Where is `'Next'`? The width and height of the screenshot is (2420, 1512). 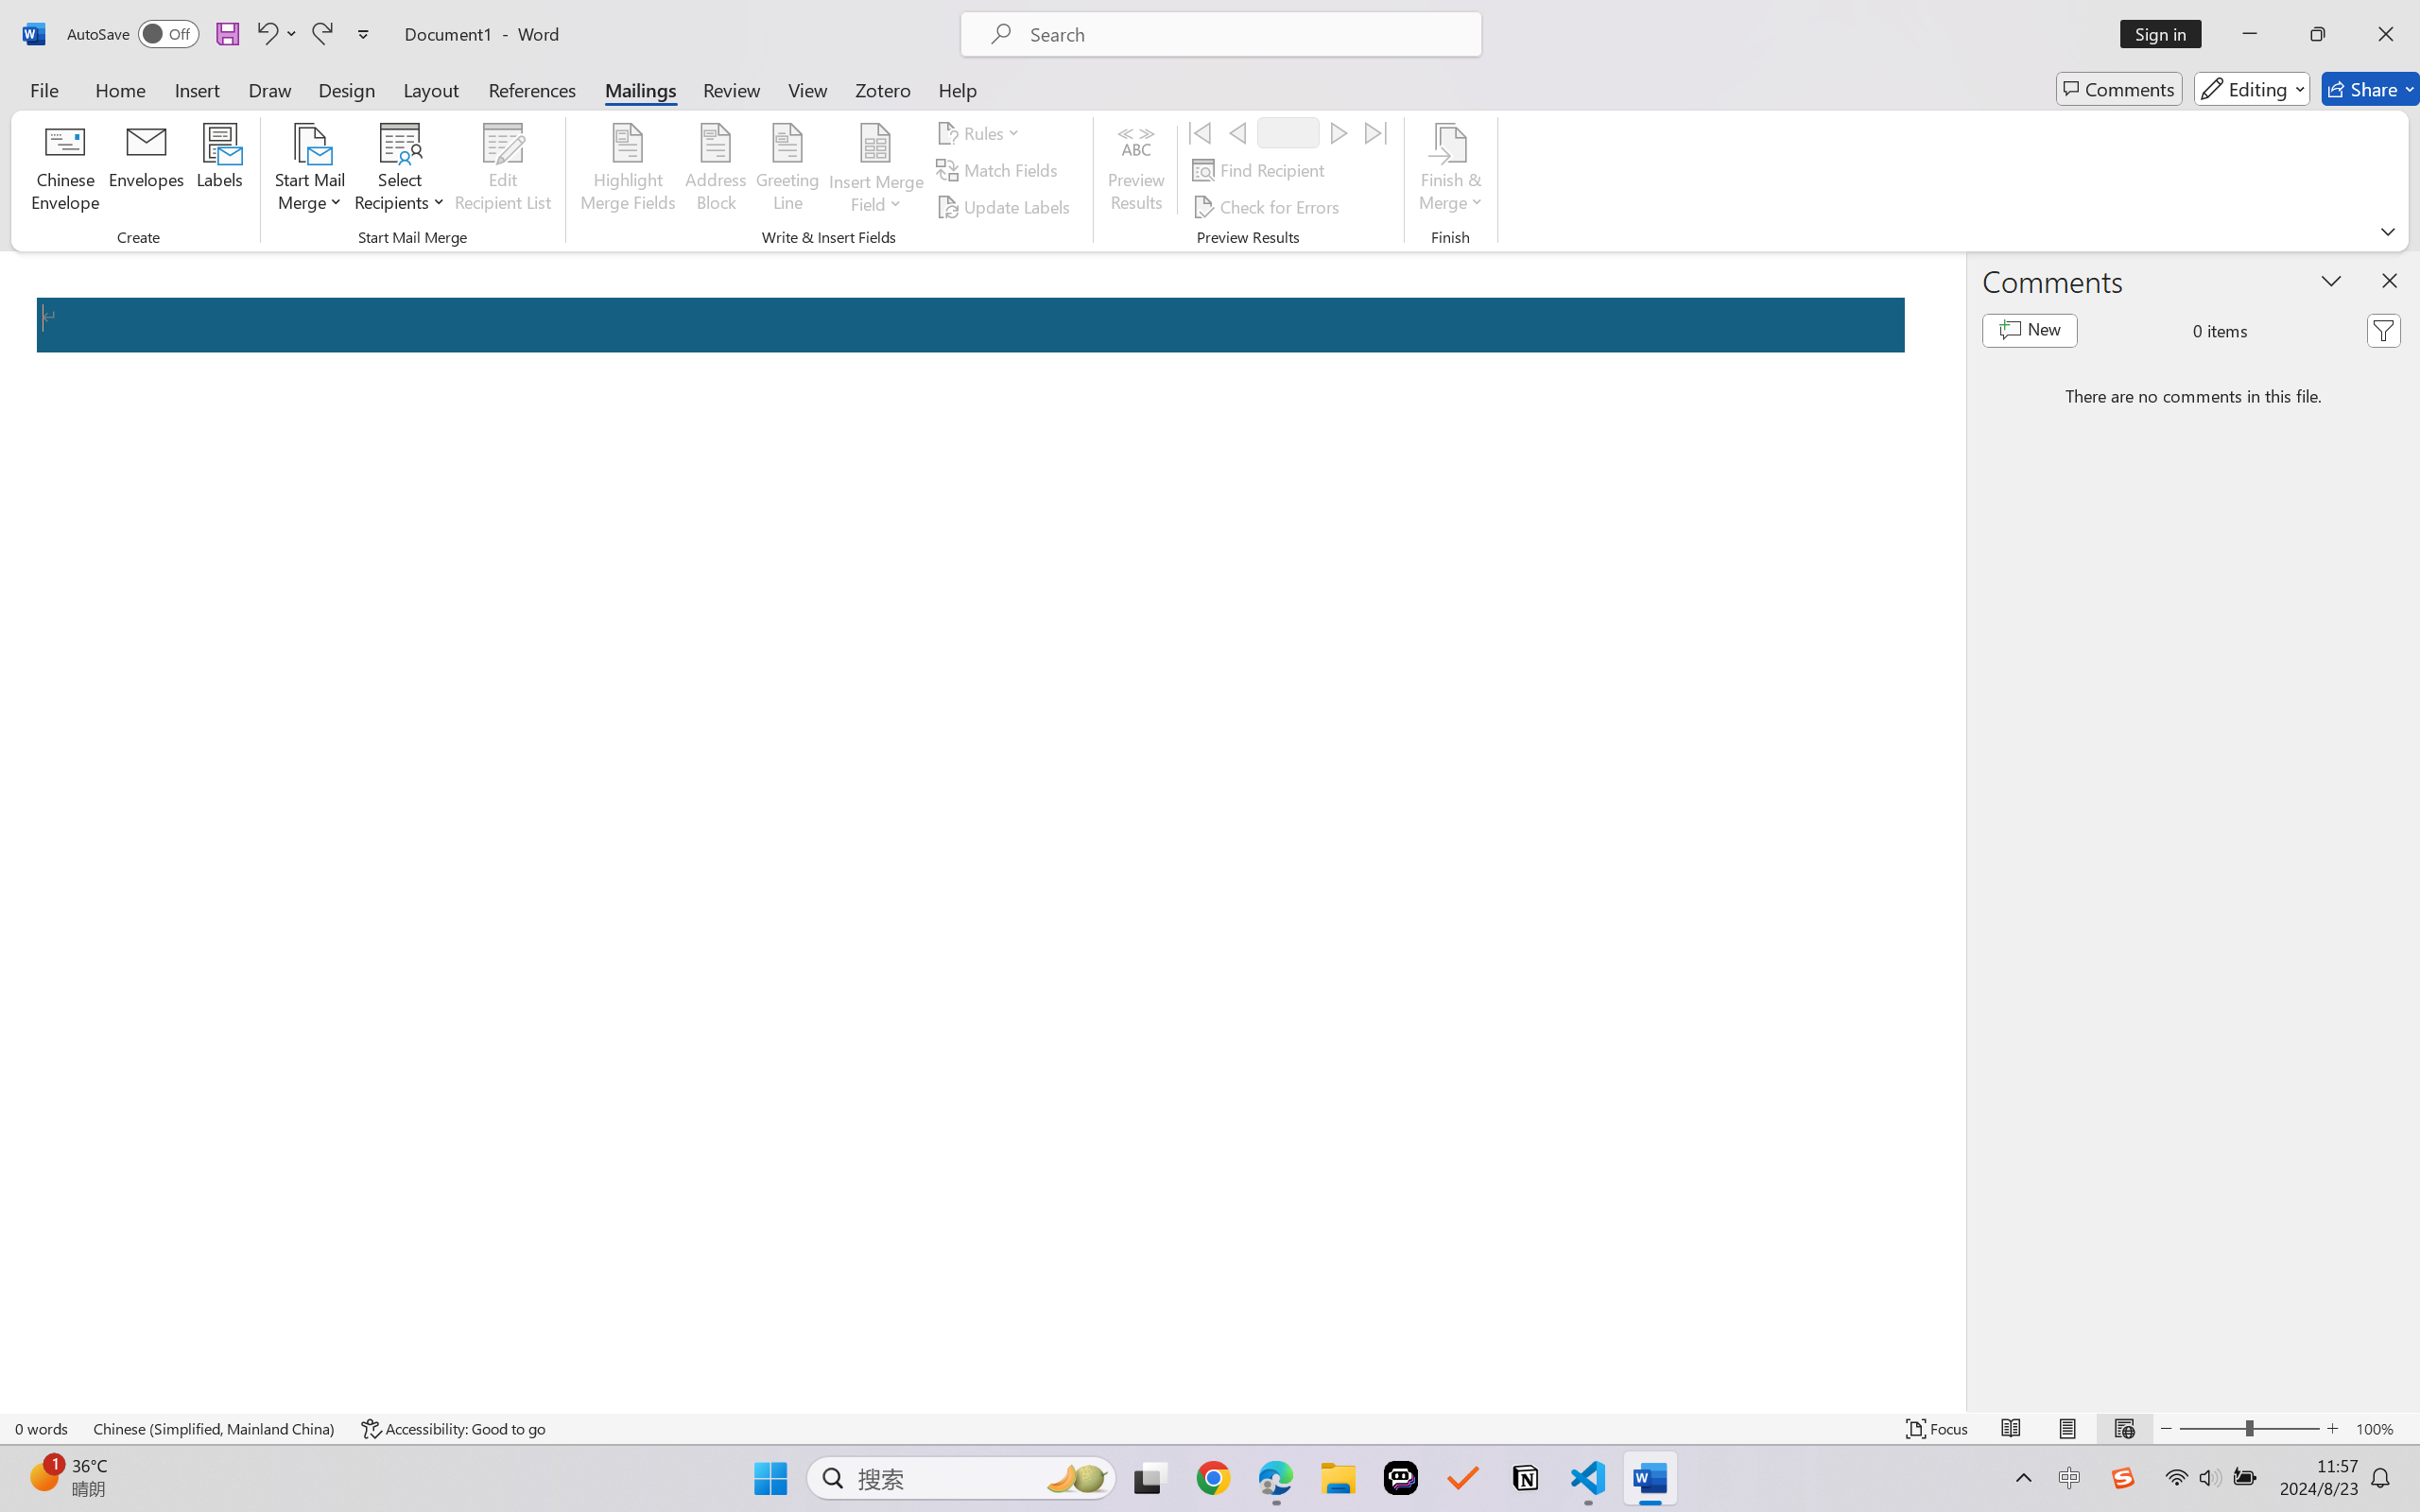 'Next' is located at coordinates (1338, 131).